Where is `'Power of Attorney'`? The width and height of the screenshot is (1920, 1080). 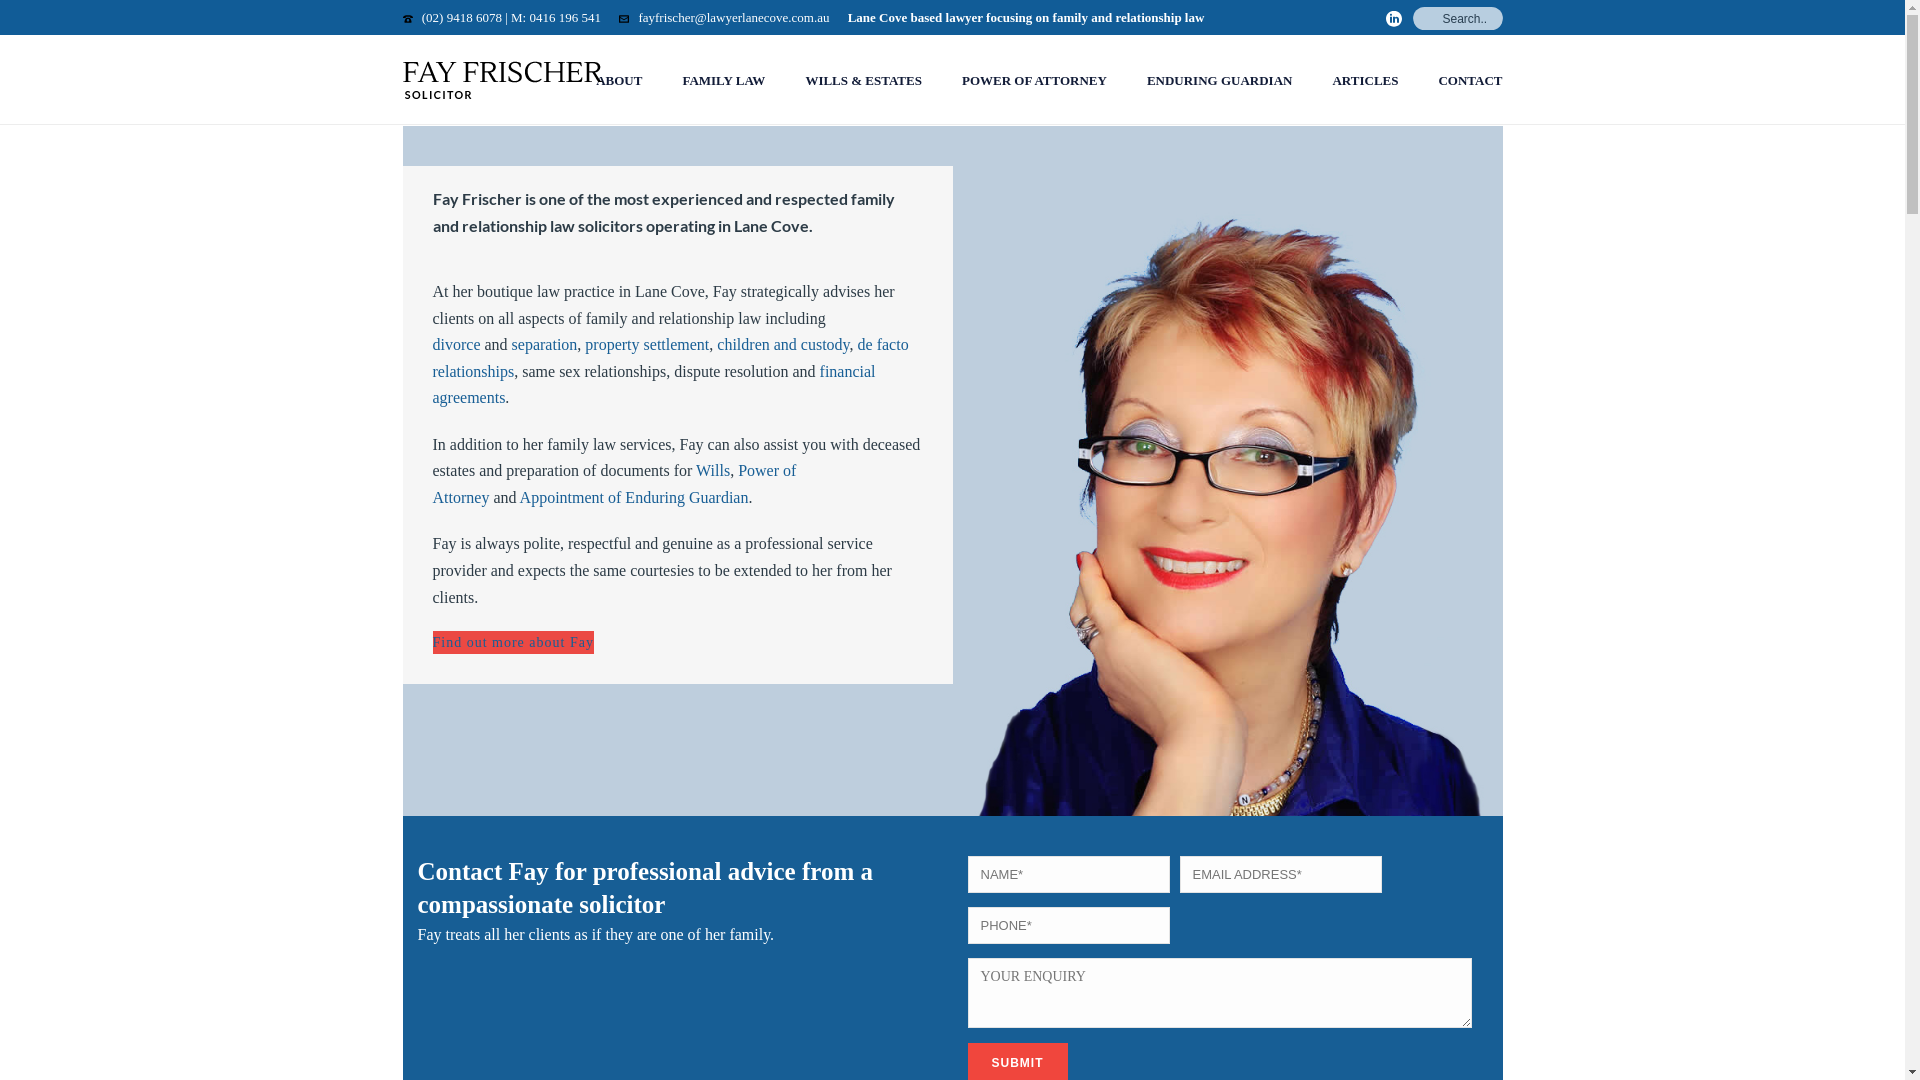
'Power of Attorney' is located at coordinates (431, 483).